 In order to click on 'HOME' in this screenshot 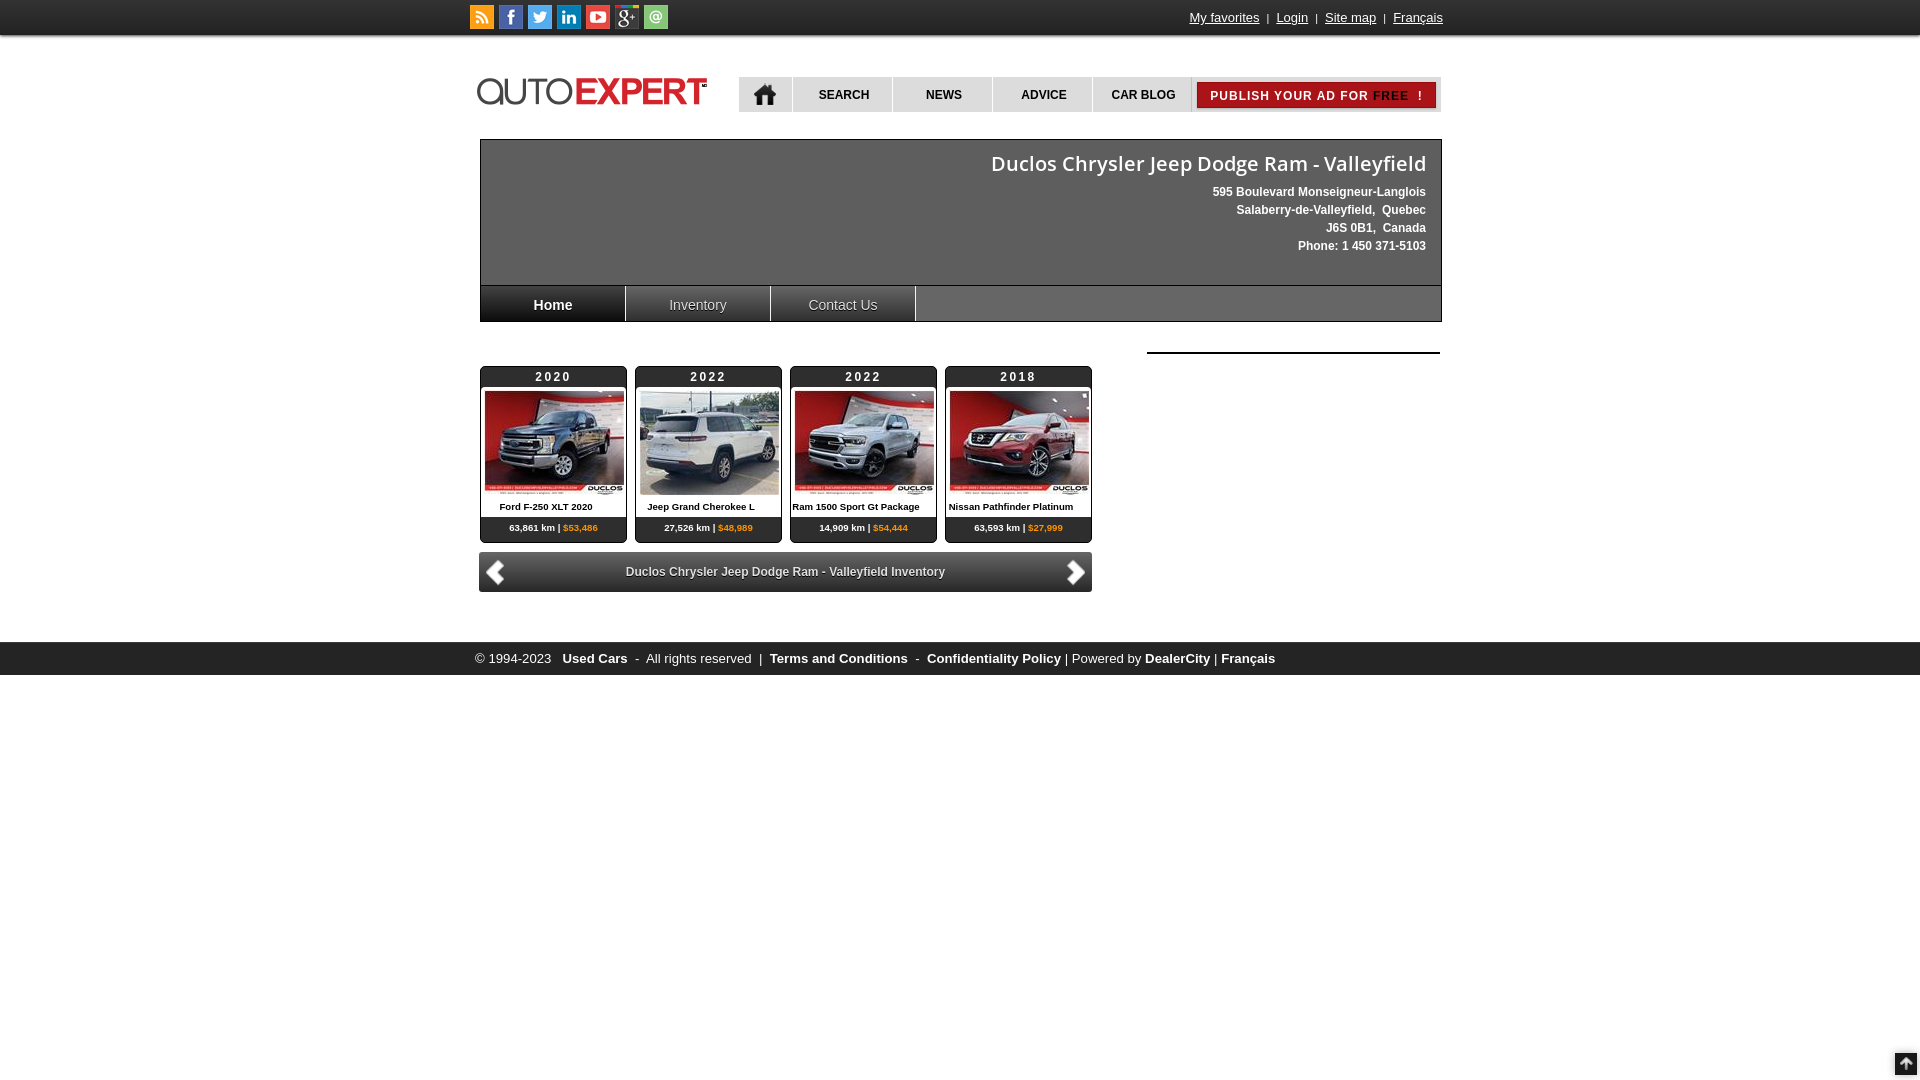, I will do `click(738, 94)`.